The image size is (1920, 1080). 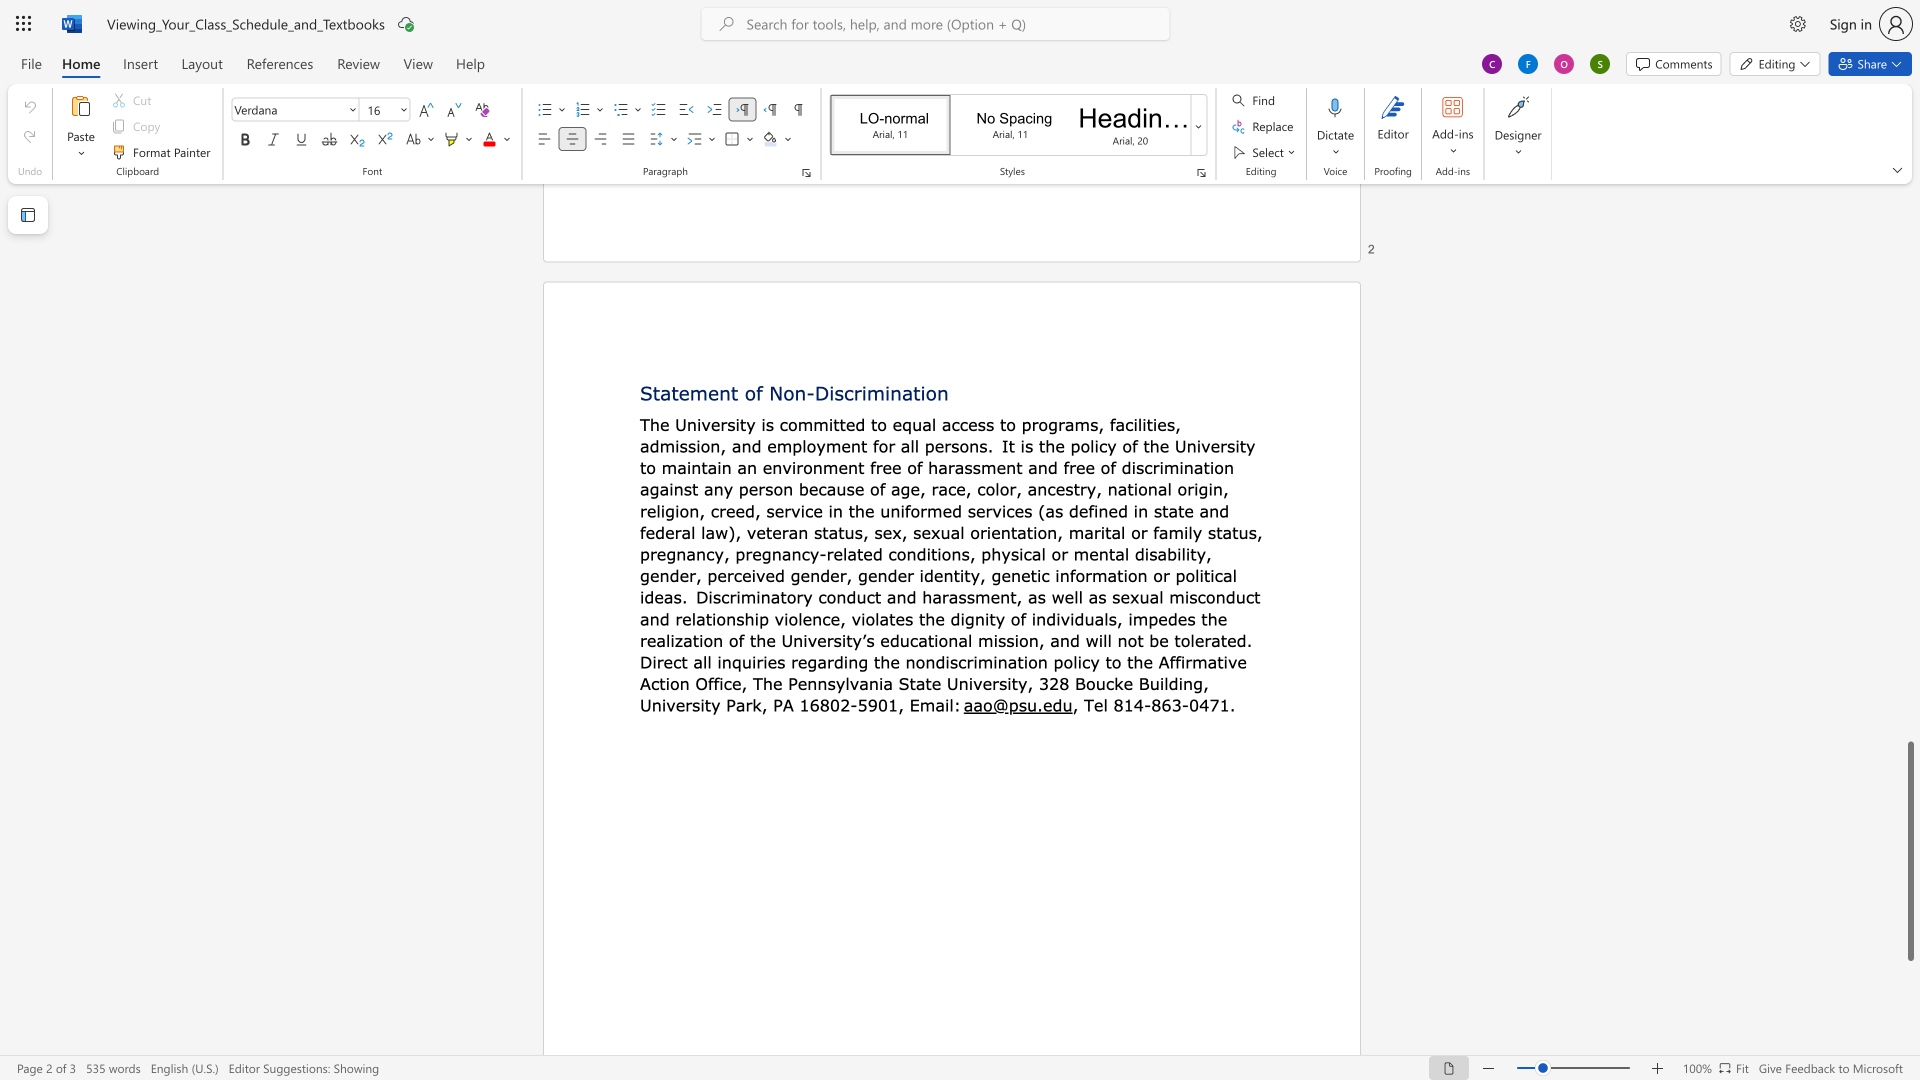 I want to click on the side scrollbar to bring the page up, so click(x=1909, y=450).